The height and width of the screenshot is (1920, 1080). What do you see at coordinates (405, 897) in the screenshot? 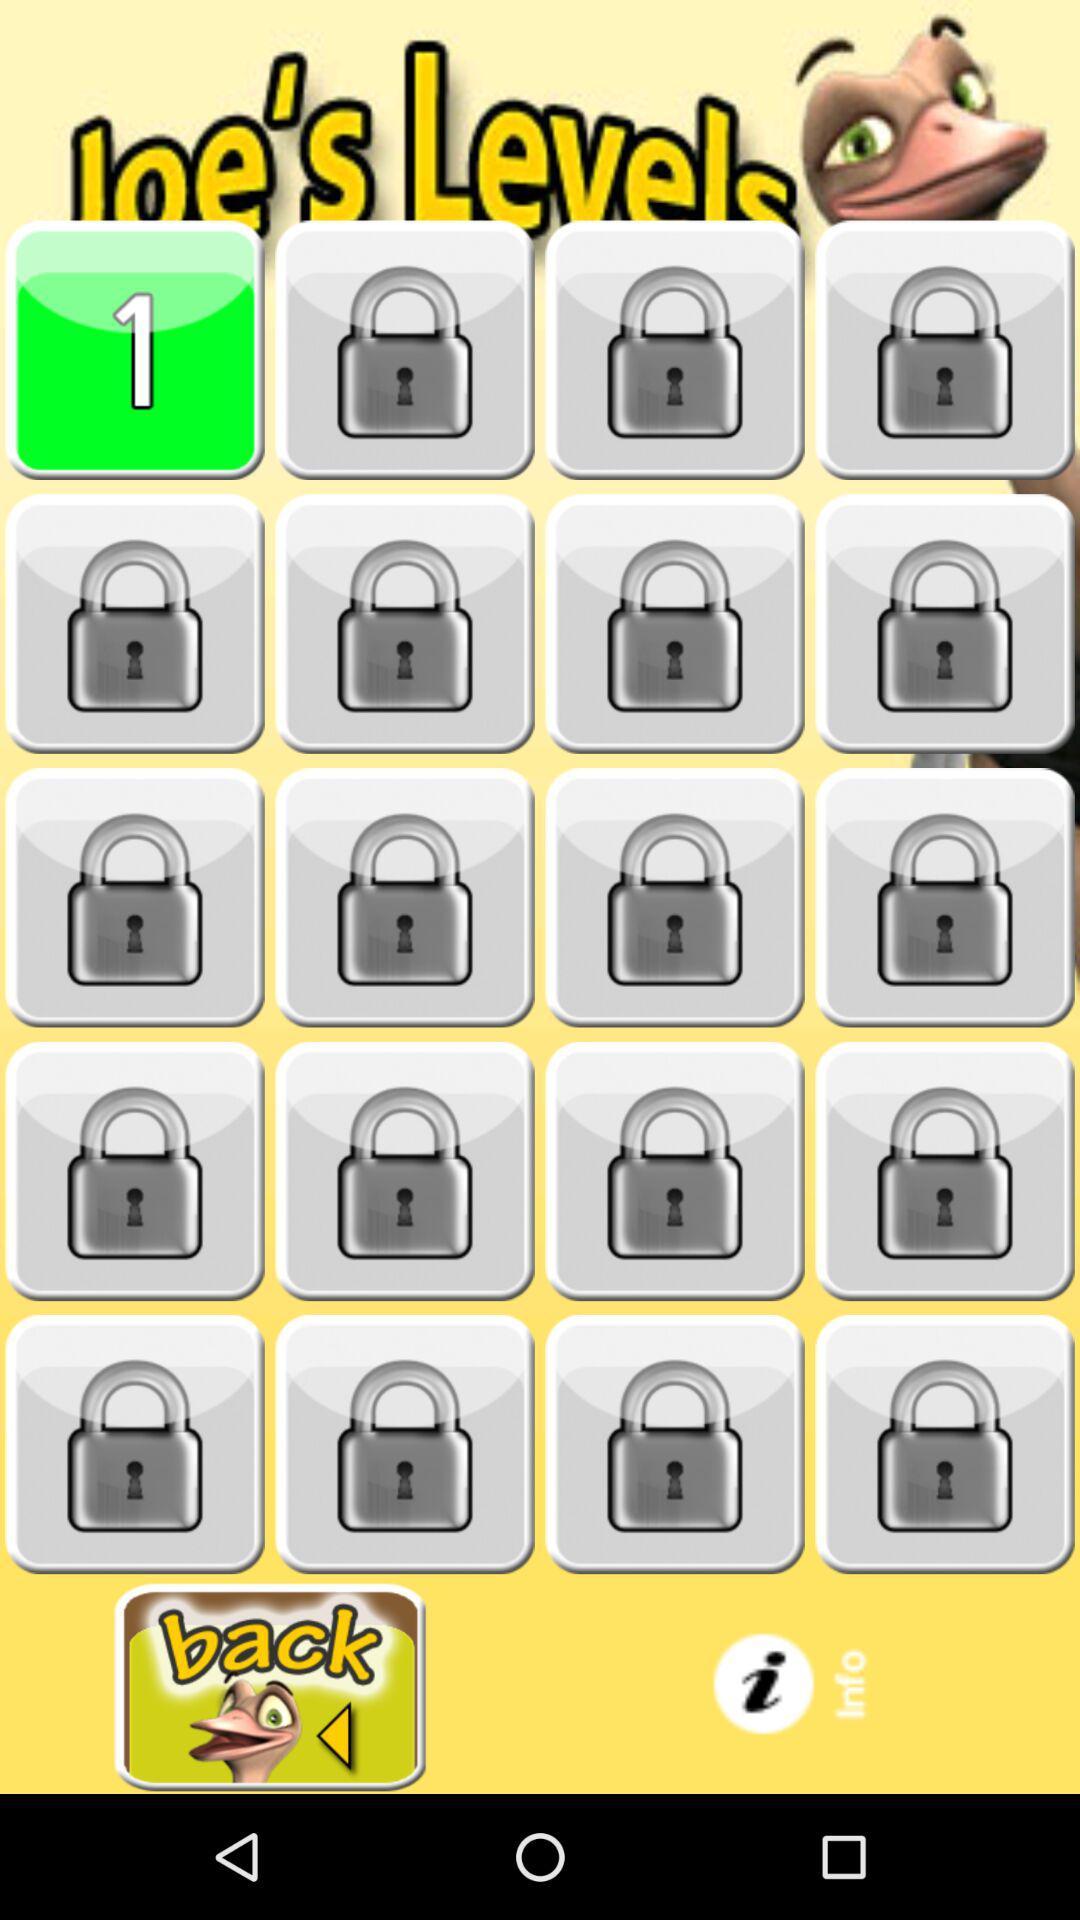
I see `unlock section` at bounding box center [405, 897].